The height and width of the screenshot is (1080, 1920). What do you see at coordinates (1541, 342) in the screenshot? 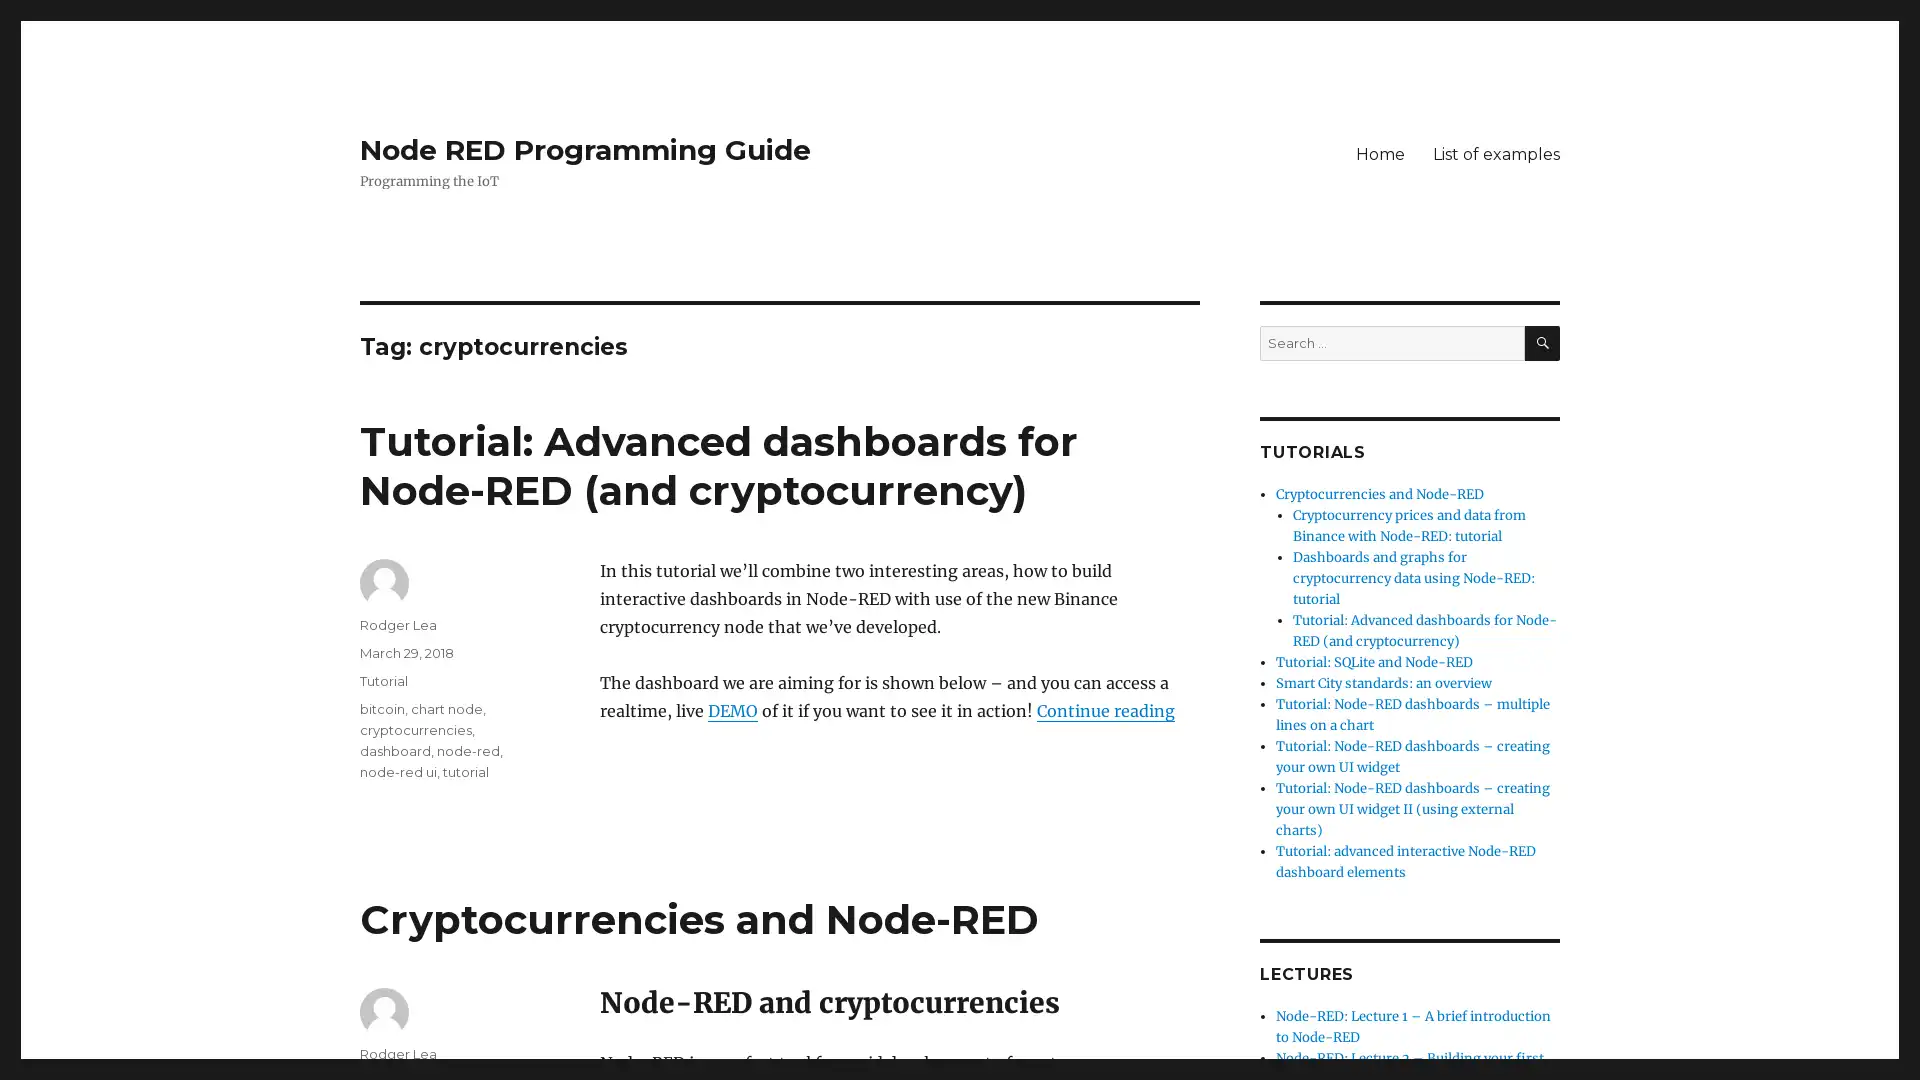
I see `SEARCH` at bounding box center [1541, 342].